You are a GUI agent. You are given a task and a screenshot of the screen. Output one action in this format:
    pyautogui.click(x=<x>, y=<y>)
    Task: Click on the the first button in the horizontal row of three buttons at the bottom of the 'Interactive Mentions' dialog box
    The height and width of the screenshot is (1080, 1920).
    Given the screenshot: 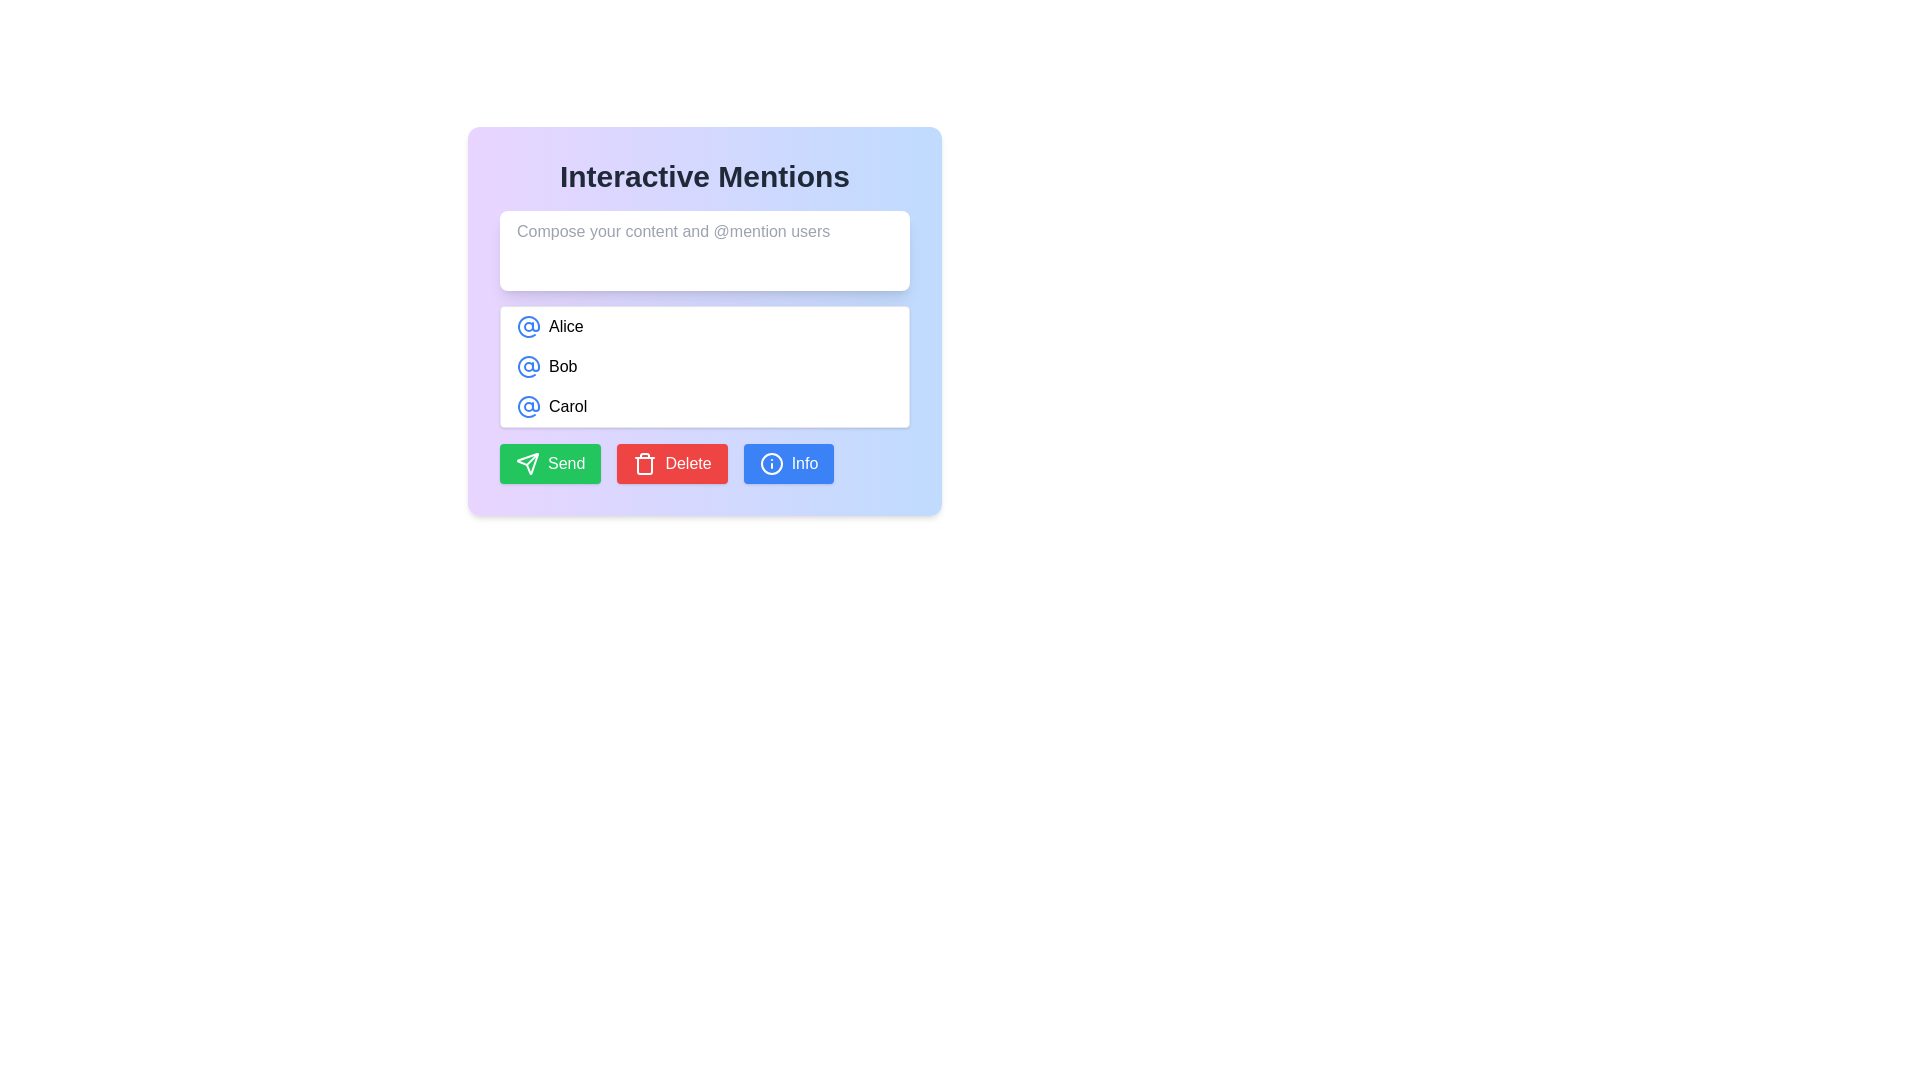 What is the action you would take?
    pyautogui.click(x=550, y=463)
    